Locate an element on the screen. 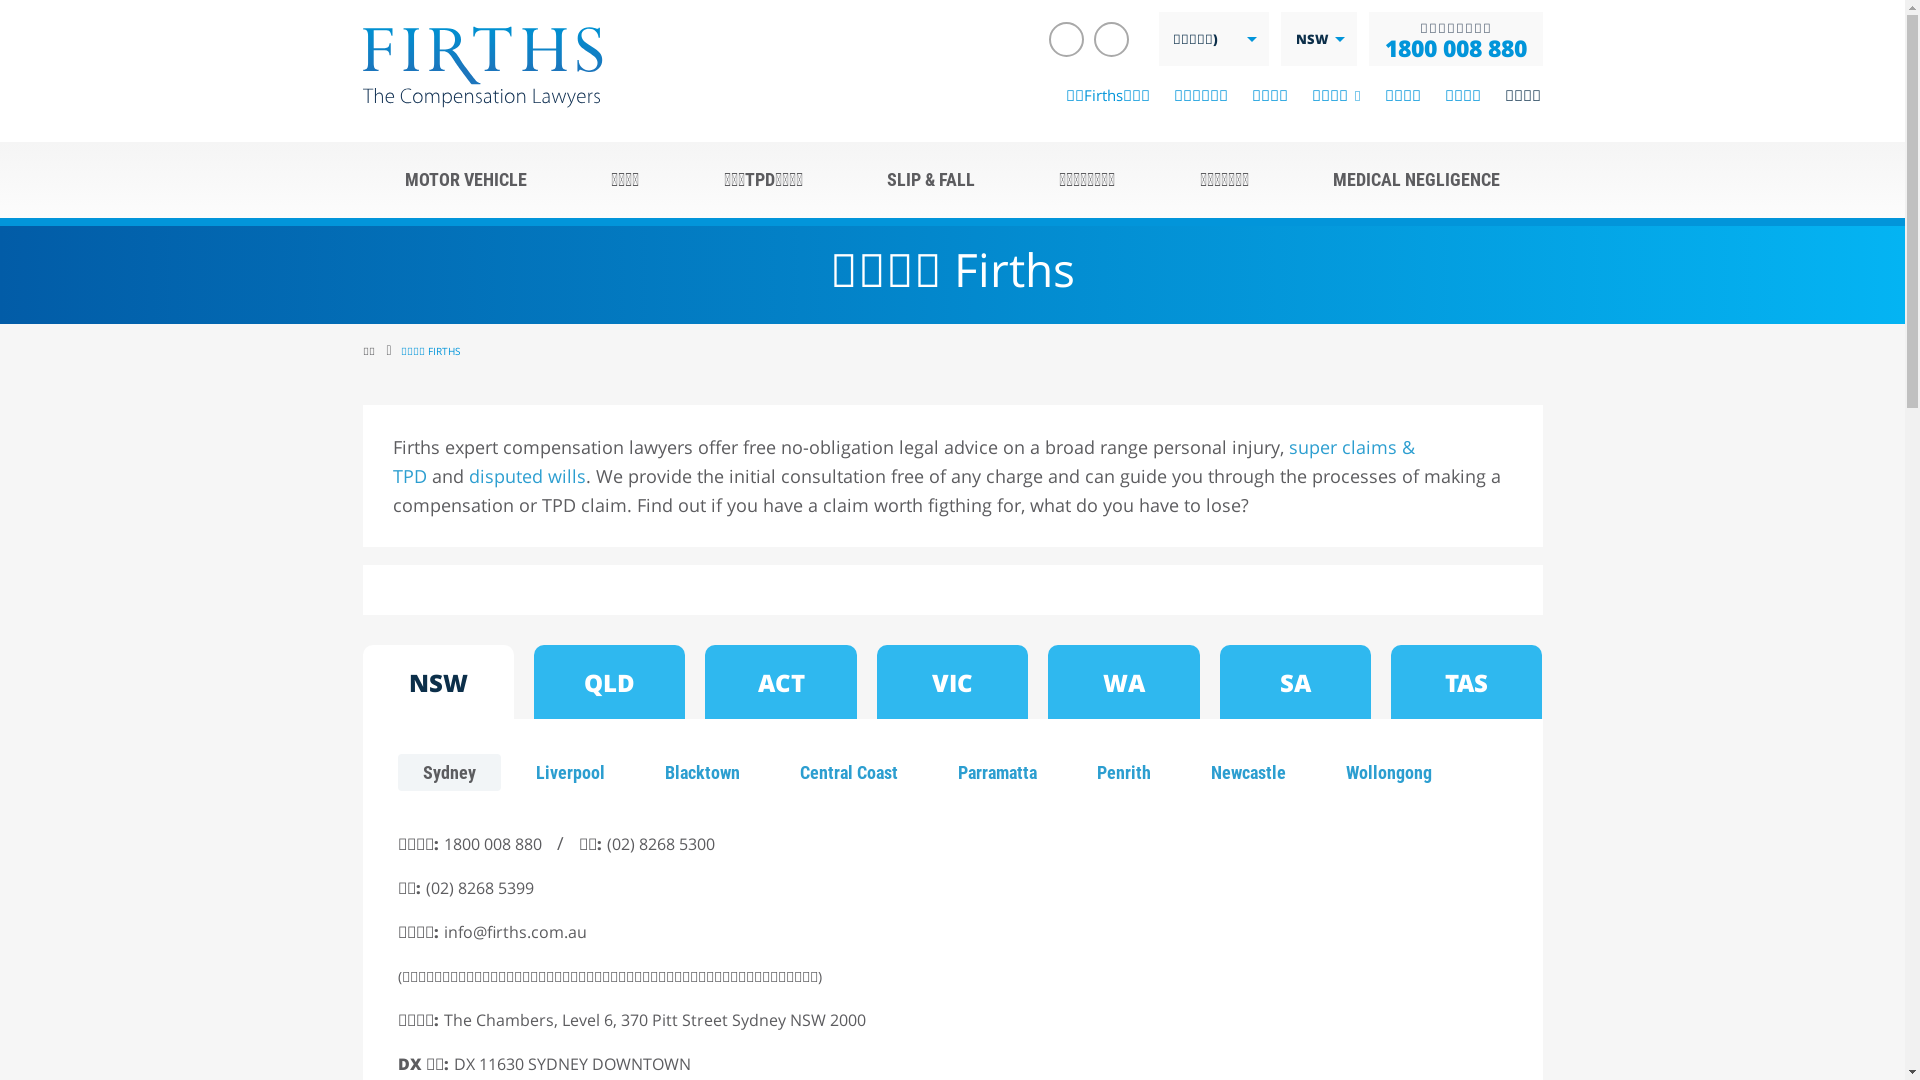 The height and width of the screenshot is (1080, 1920). 'VIC' is located at coordinates (951, 681).